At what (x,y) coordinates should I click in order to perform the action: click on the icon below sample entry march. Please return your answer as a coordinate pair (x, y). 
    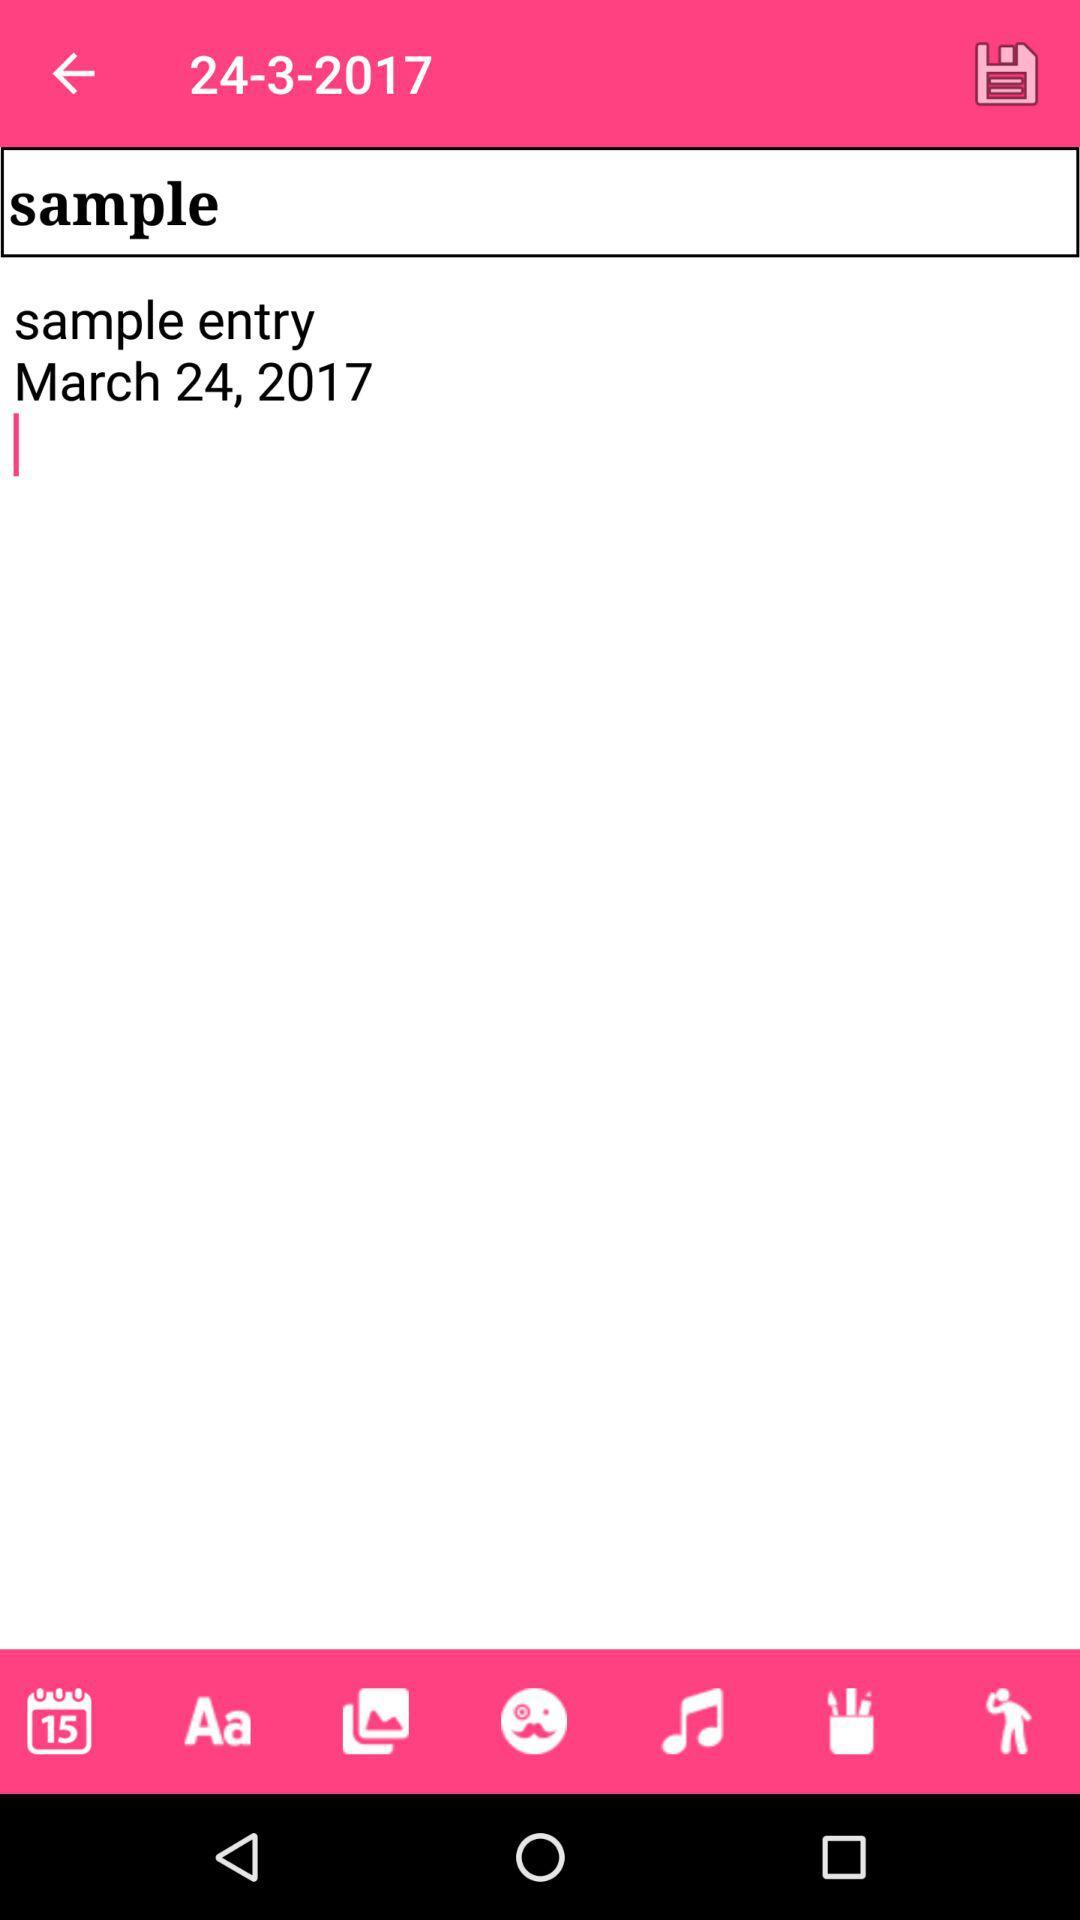
    Looking at the image, I should click on (1008, 1720).